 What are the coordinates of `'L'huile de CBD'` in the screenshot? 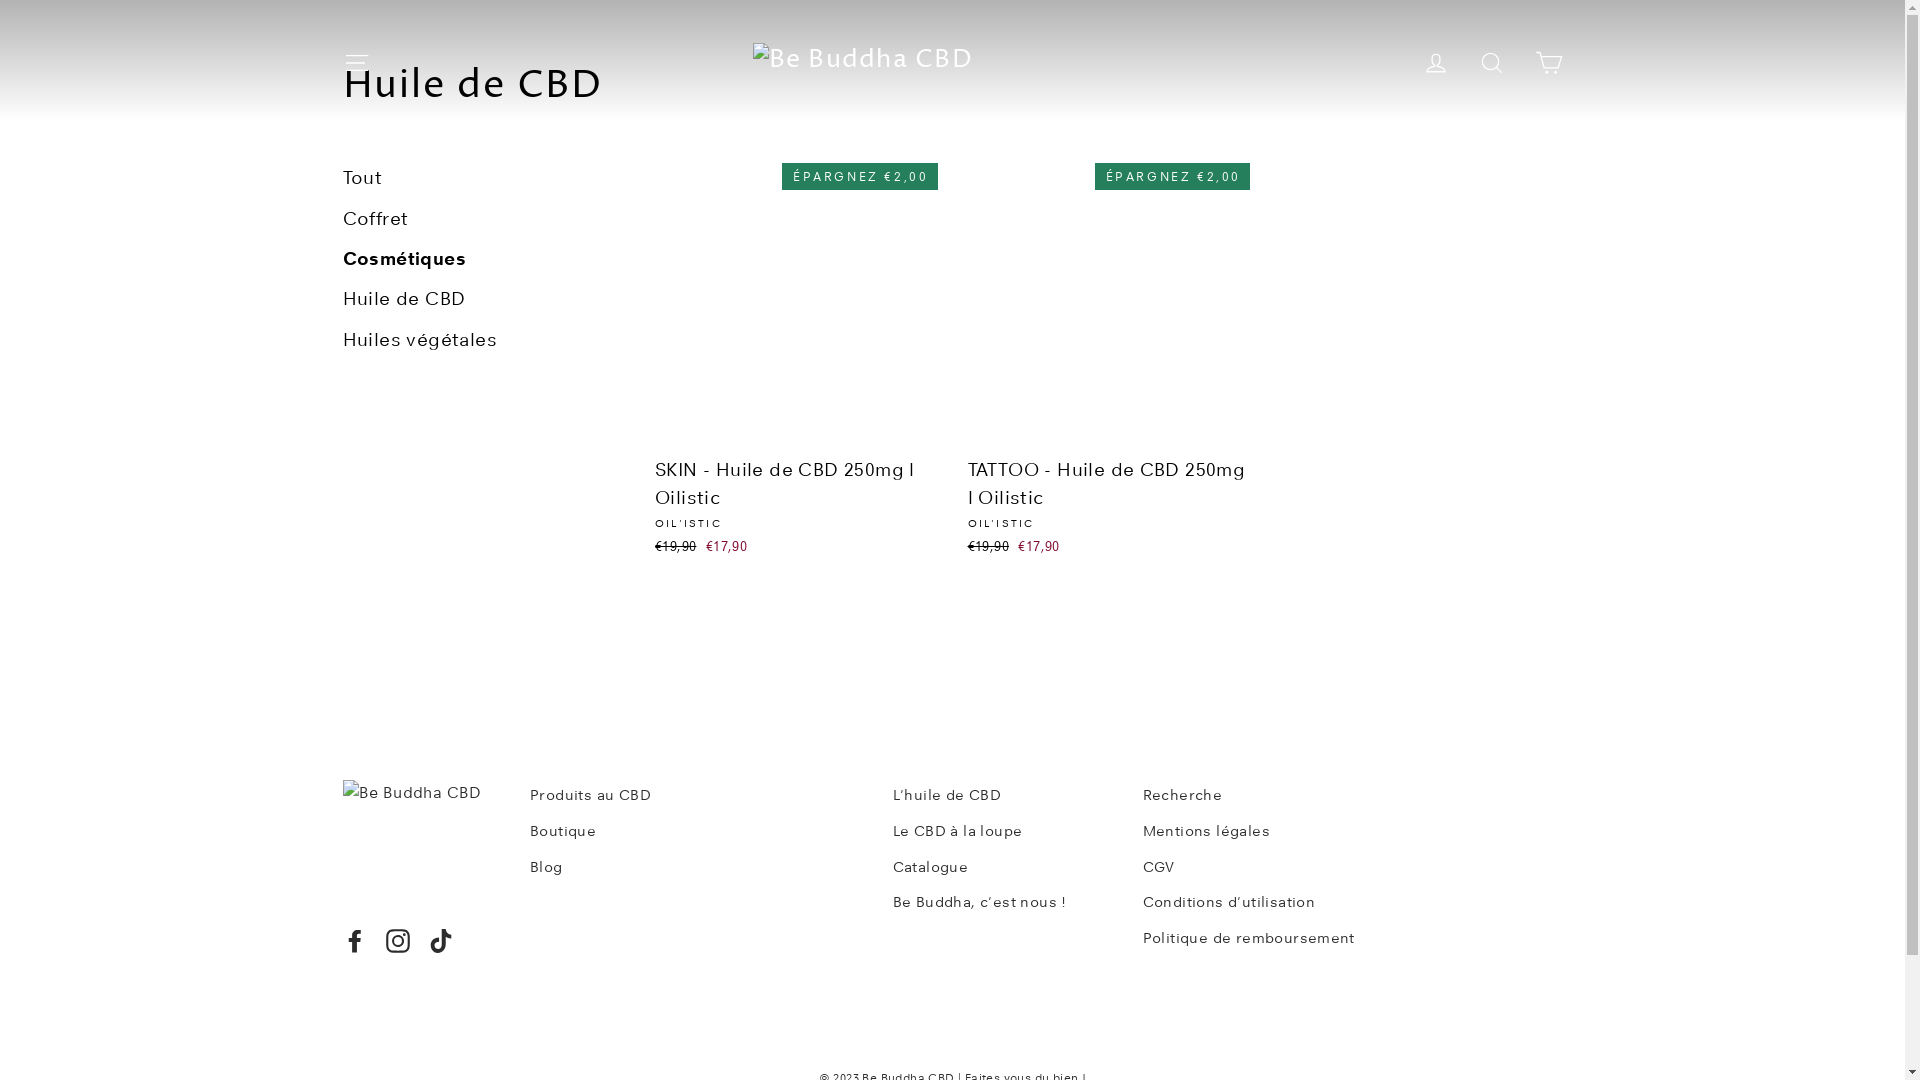 It's located at (1002, 794).